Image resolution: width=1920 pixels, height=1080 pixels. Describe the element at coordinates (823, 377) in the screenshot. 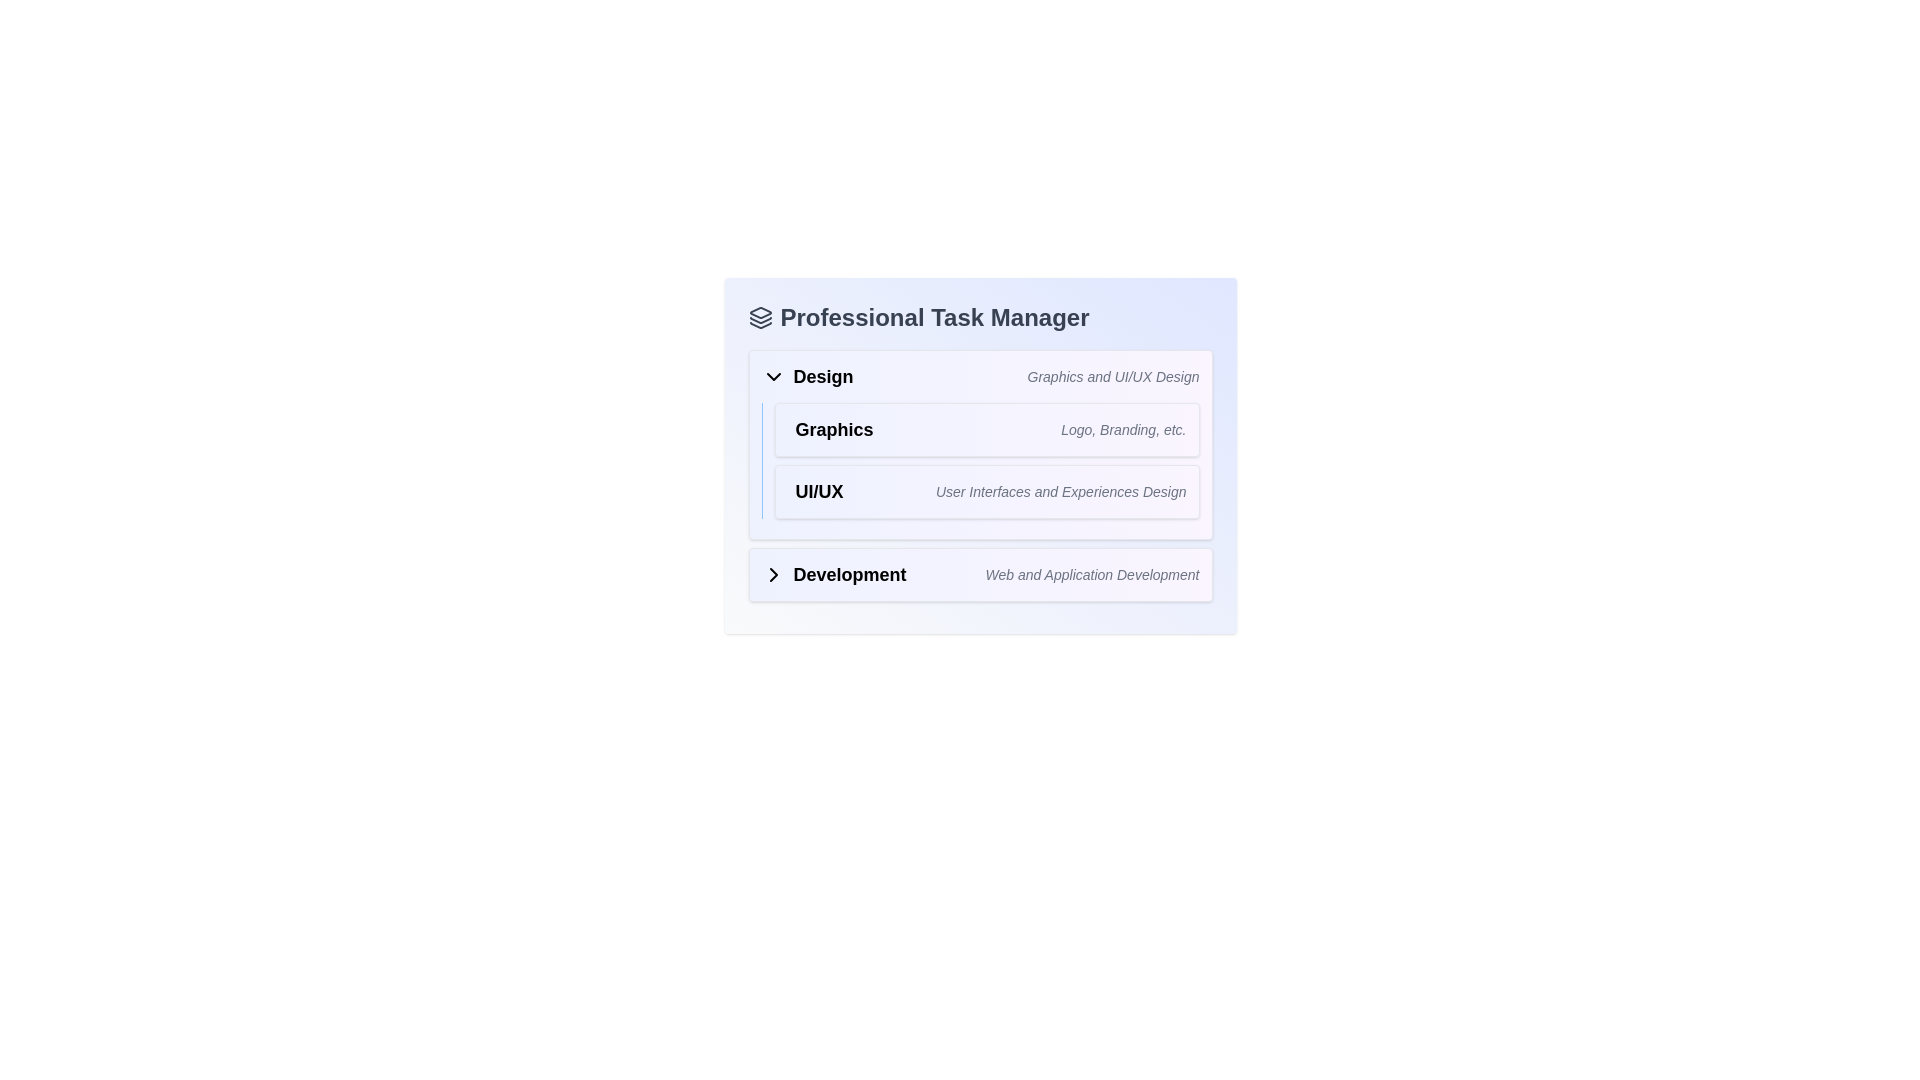

I see `the text label displaying 'Design', which is styled prominently and located within a horizontal layout` at that location.